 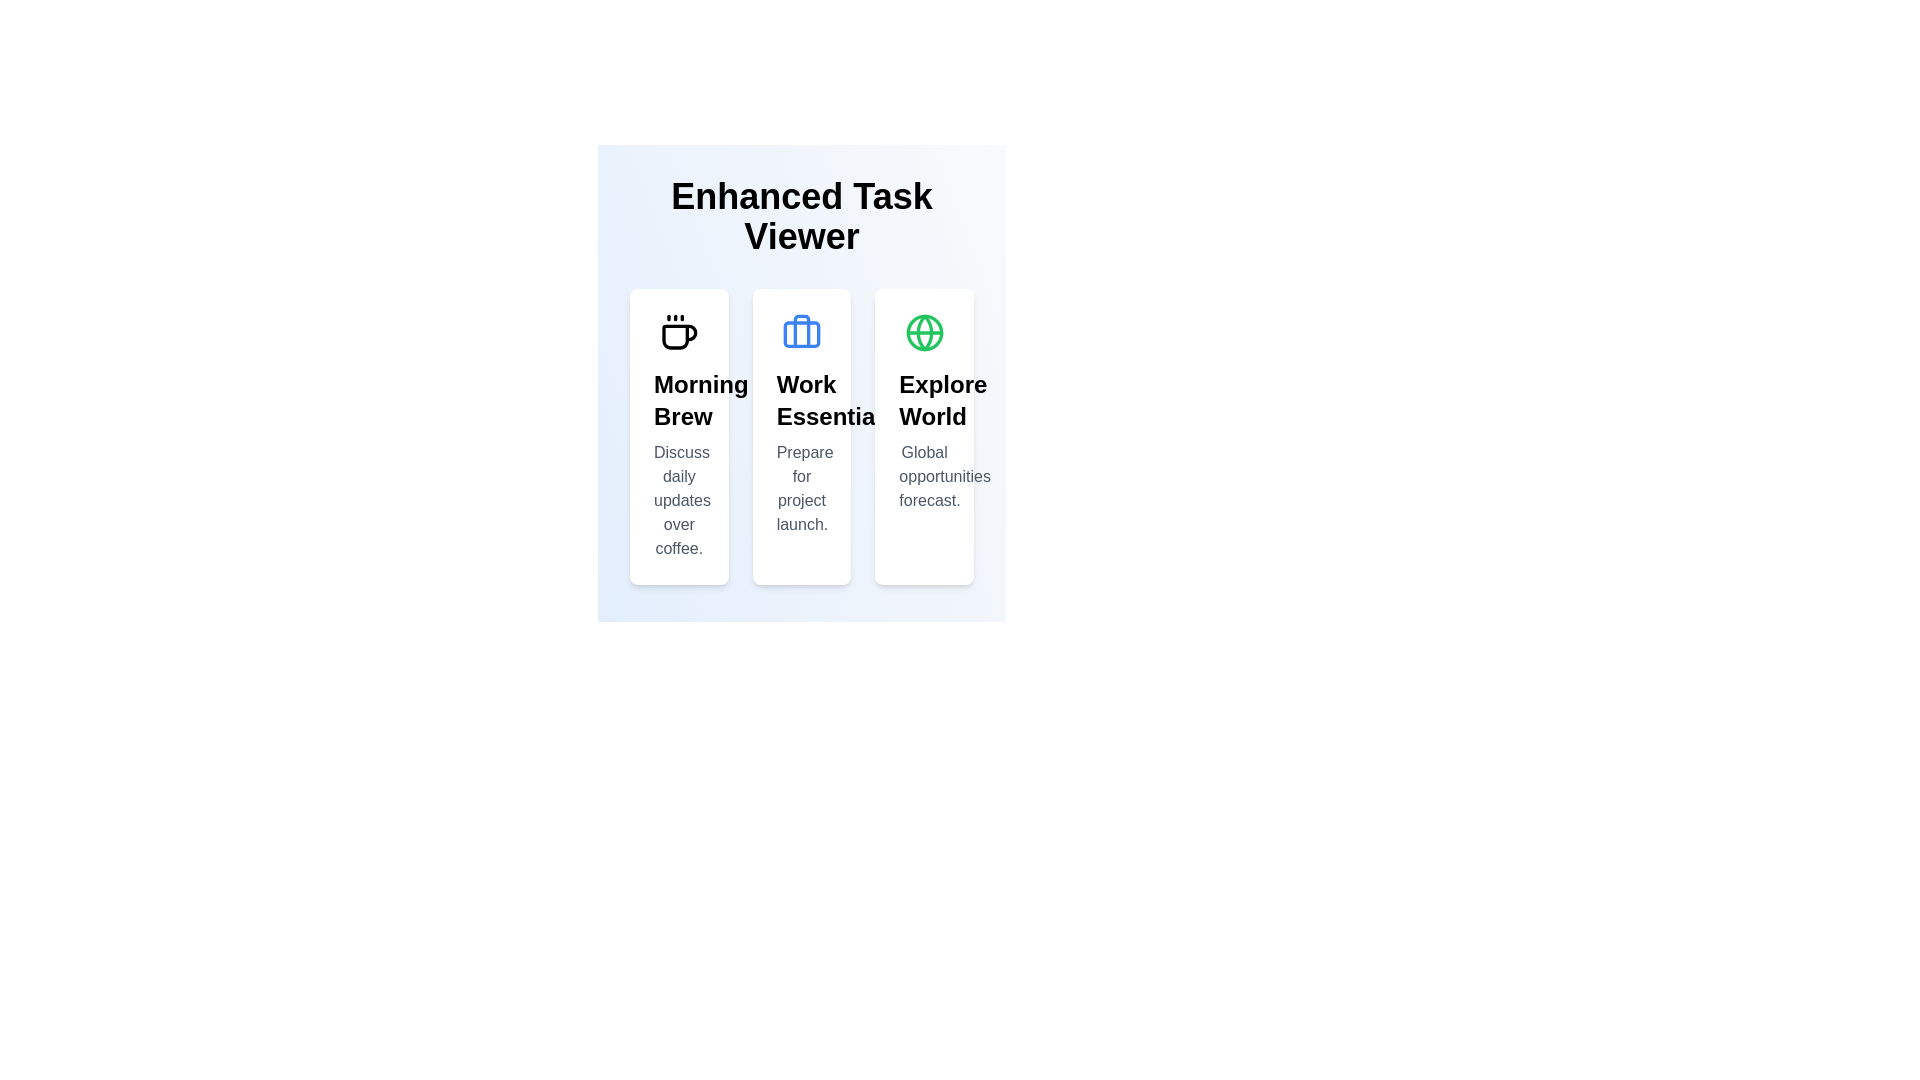 I want to click on the blue suitcase icon located at the top of the 'Work Essentials' card, so click(x=801, y=331).